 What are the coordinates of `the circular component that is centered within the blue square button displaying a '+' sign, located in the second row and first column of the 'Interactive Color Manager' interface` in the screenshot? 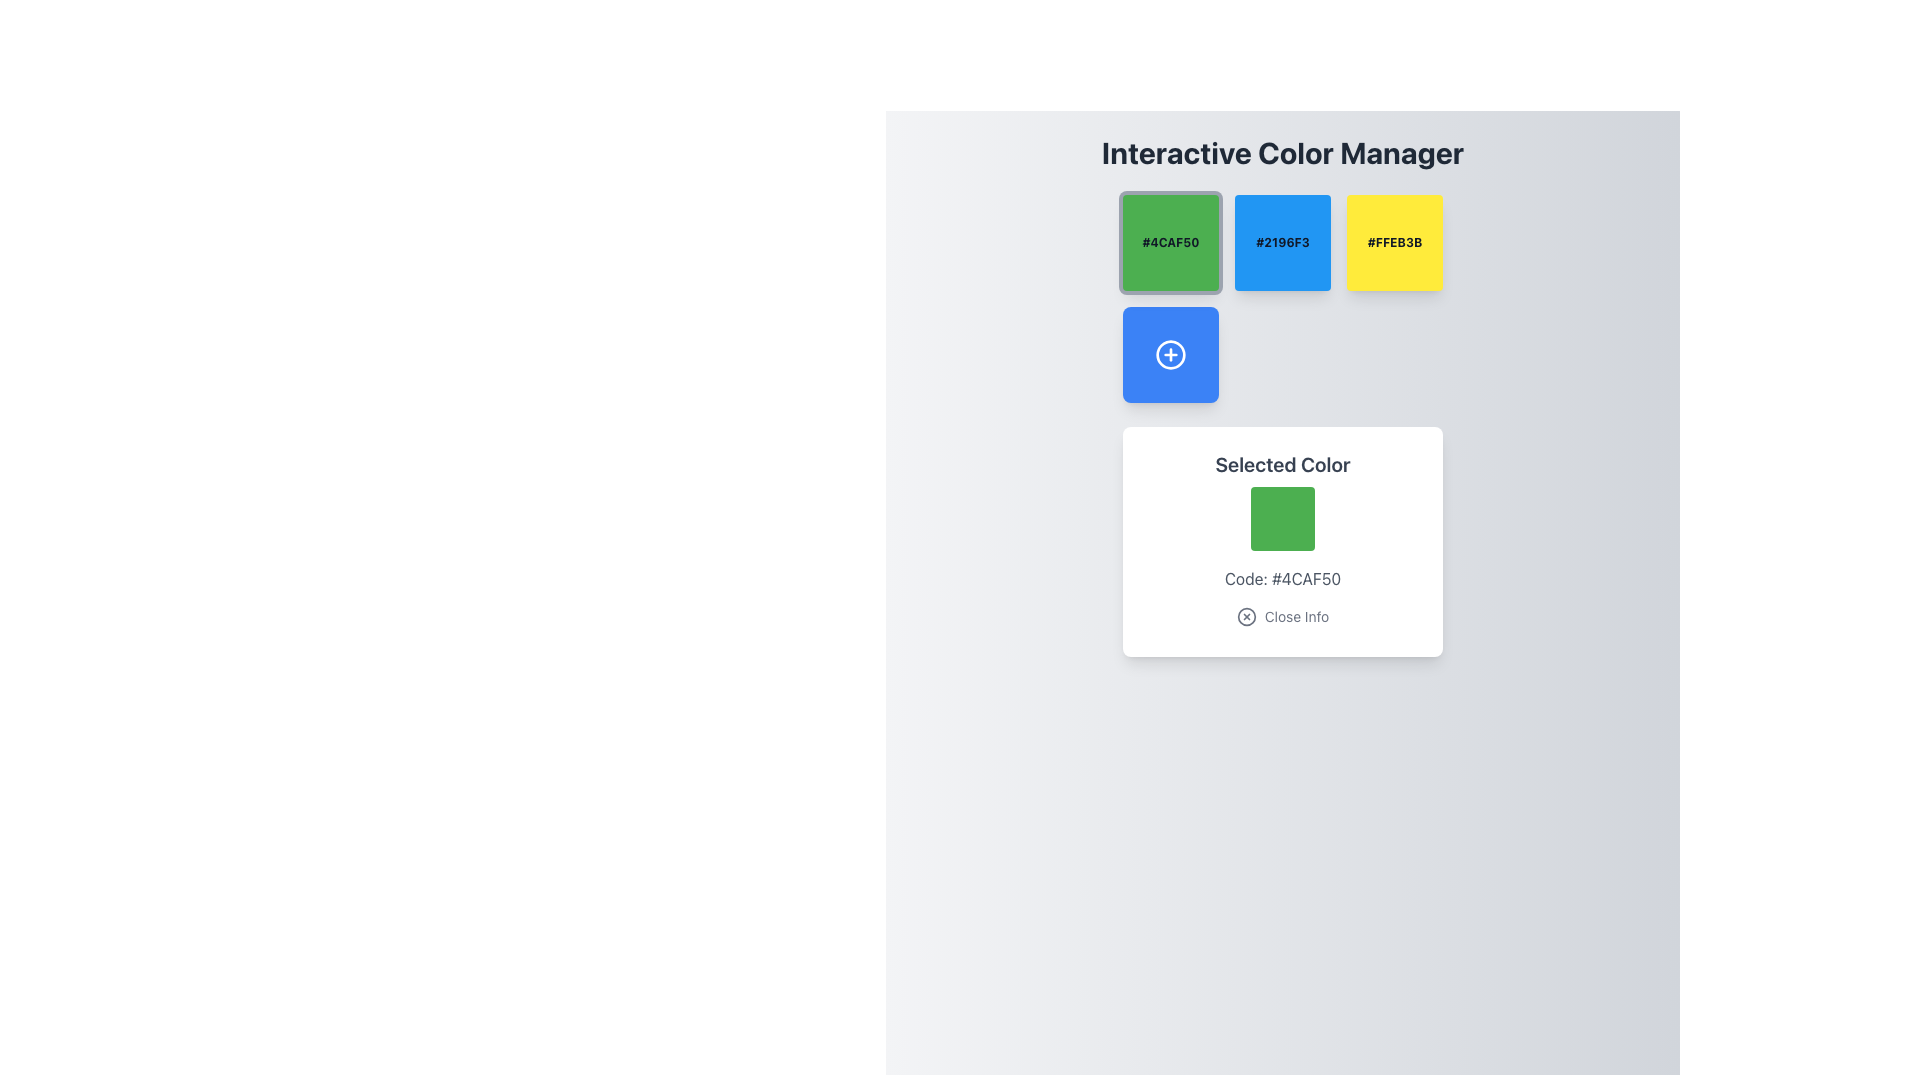 It's located at (1171, 353).